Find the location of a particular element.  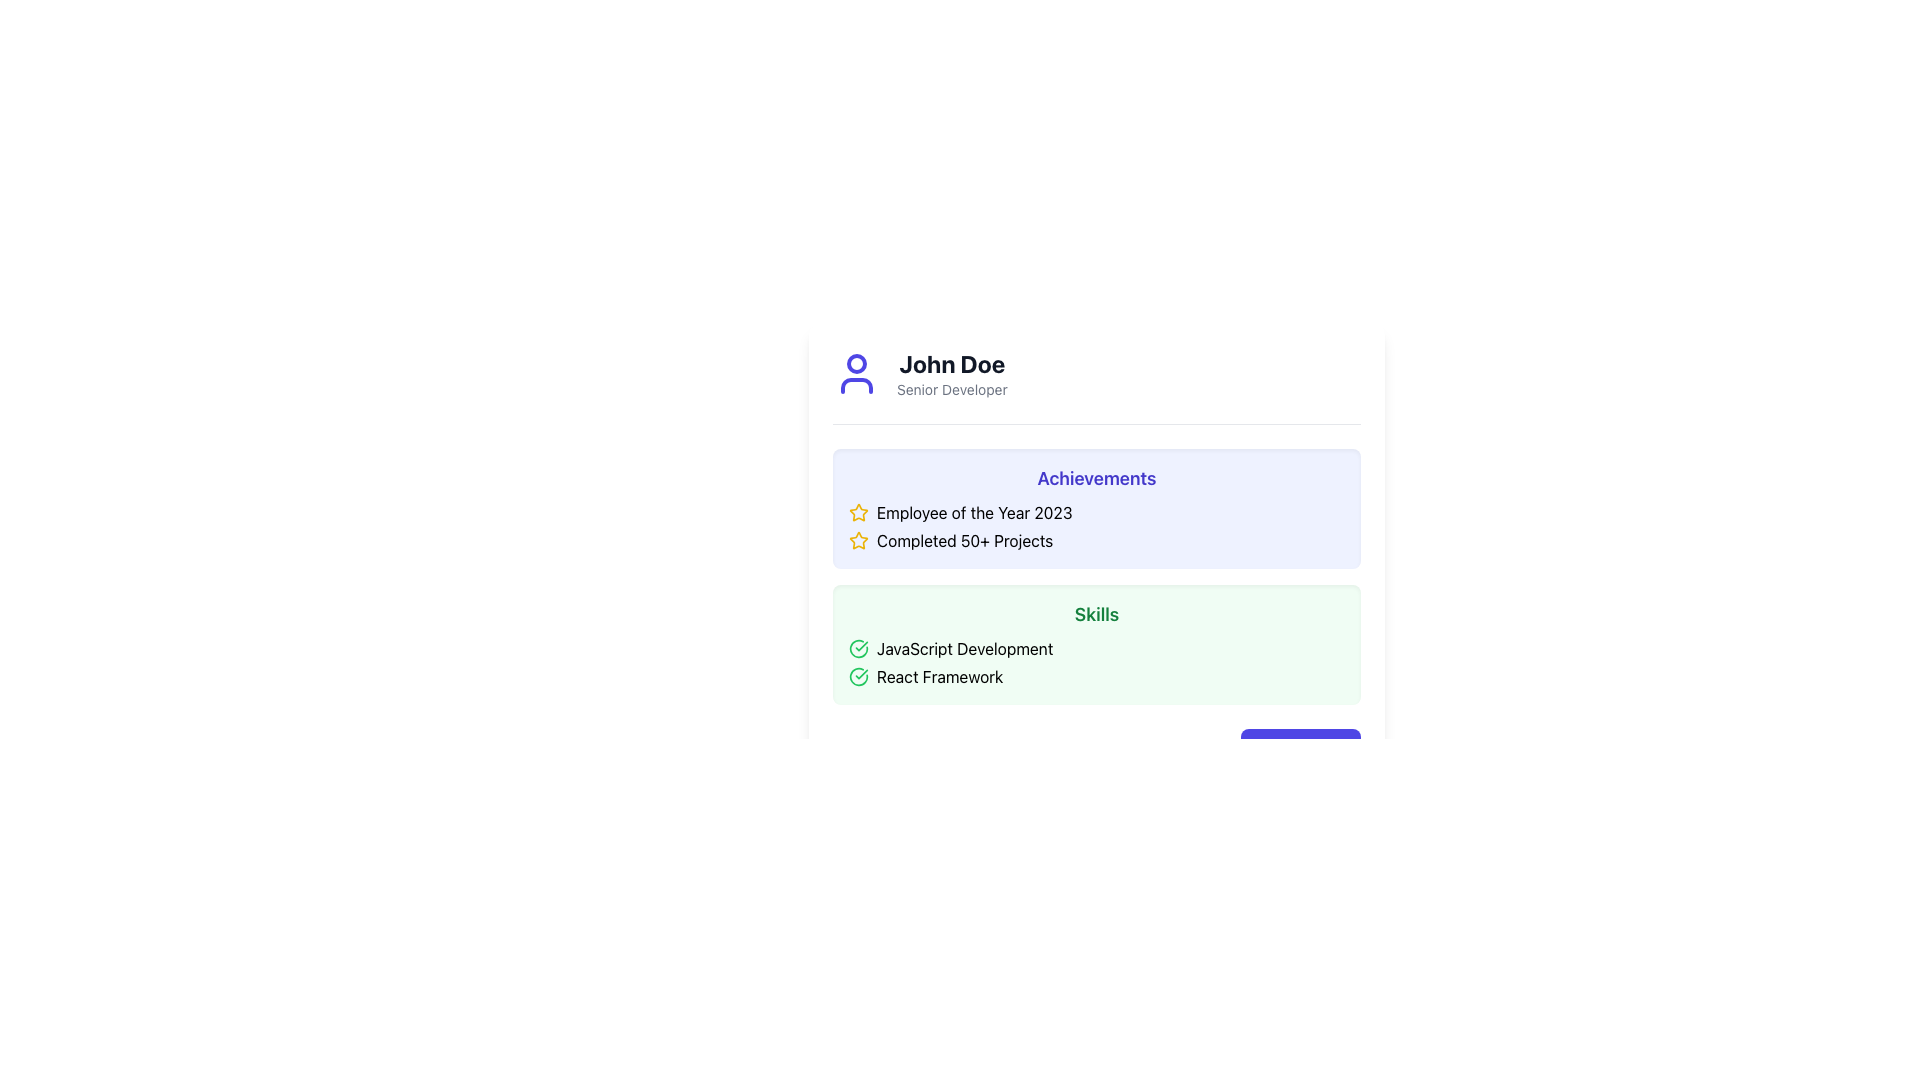

the 'JavaScript Development' text label located within the green 'Skills' box, which is the first item in the vertical list of skills below the 'Achievements' section is located at coordinates (965, 648).